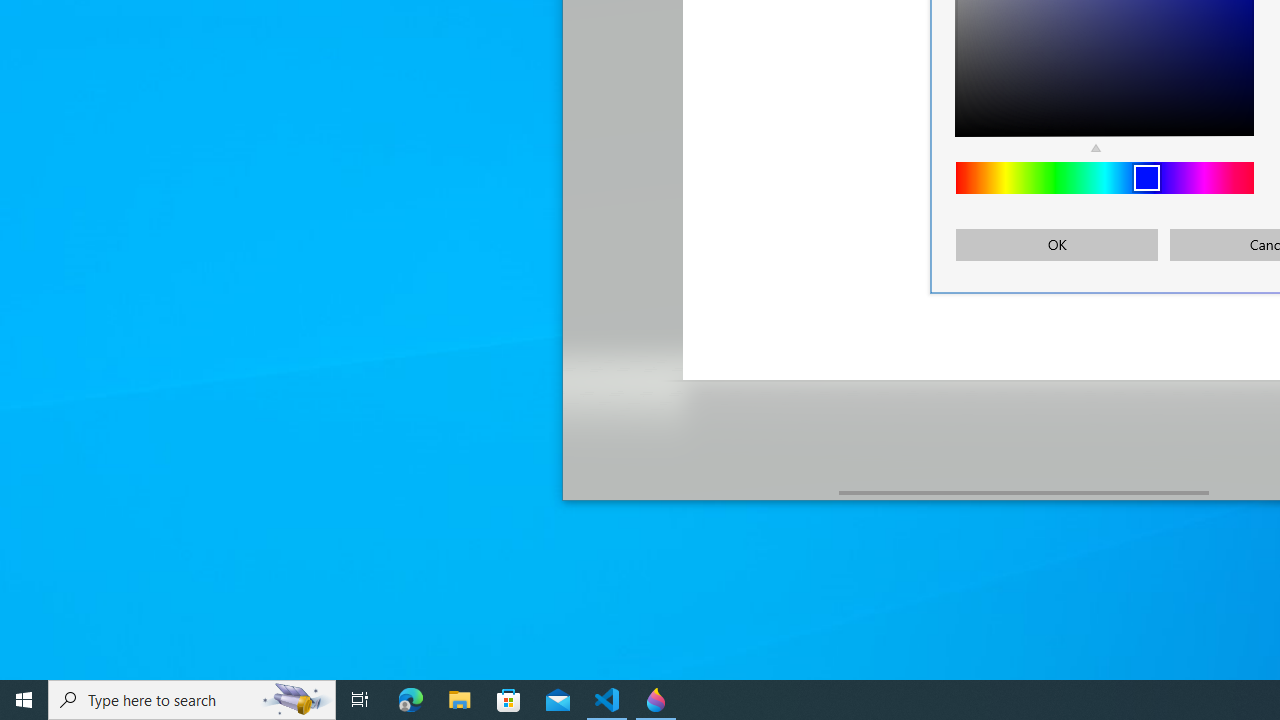  I want to click on 'Type here to search', so click(192, 698).